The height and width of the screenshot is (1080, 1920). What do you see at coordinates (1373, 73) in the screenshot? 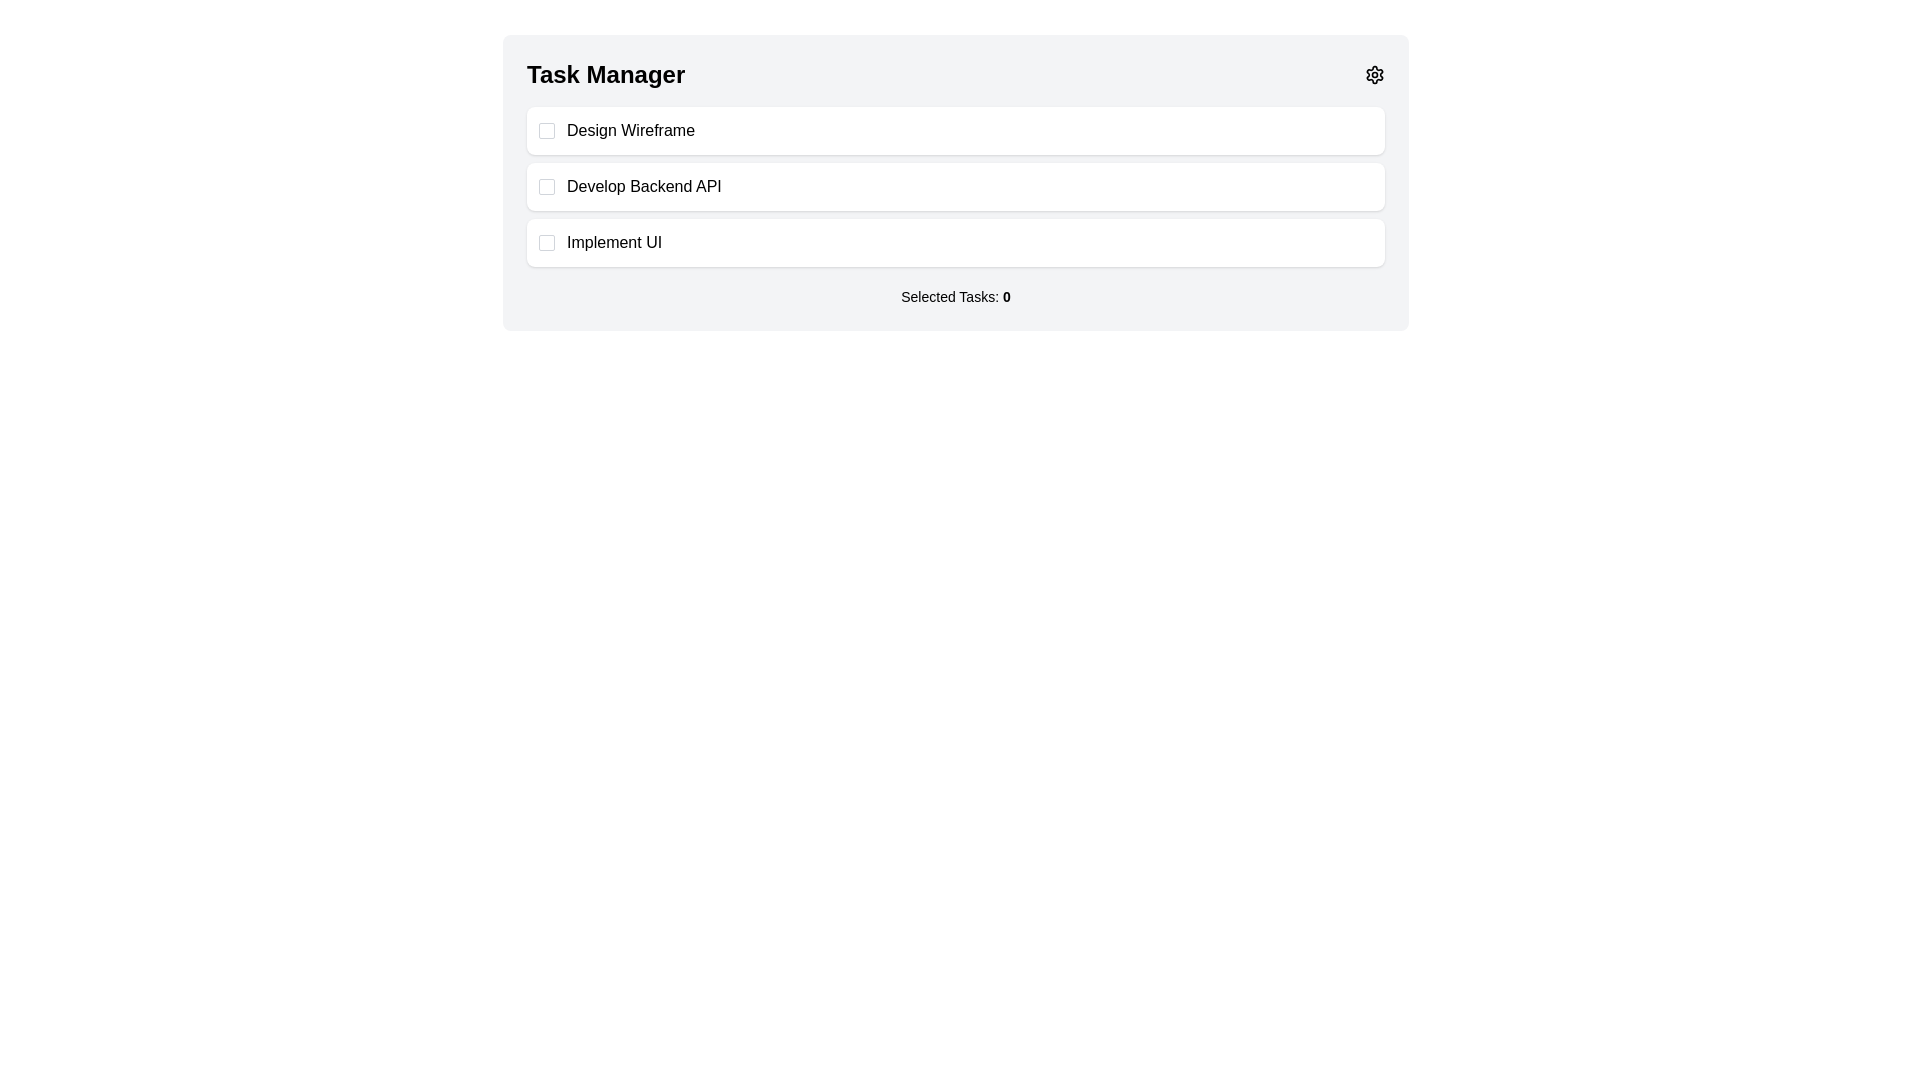
I see `the settings gear icon located at the top-right corner of the Task Manager panel` at bounding box center [1373, 73].